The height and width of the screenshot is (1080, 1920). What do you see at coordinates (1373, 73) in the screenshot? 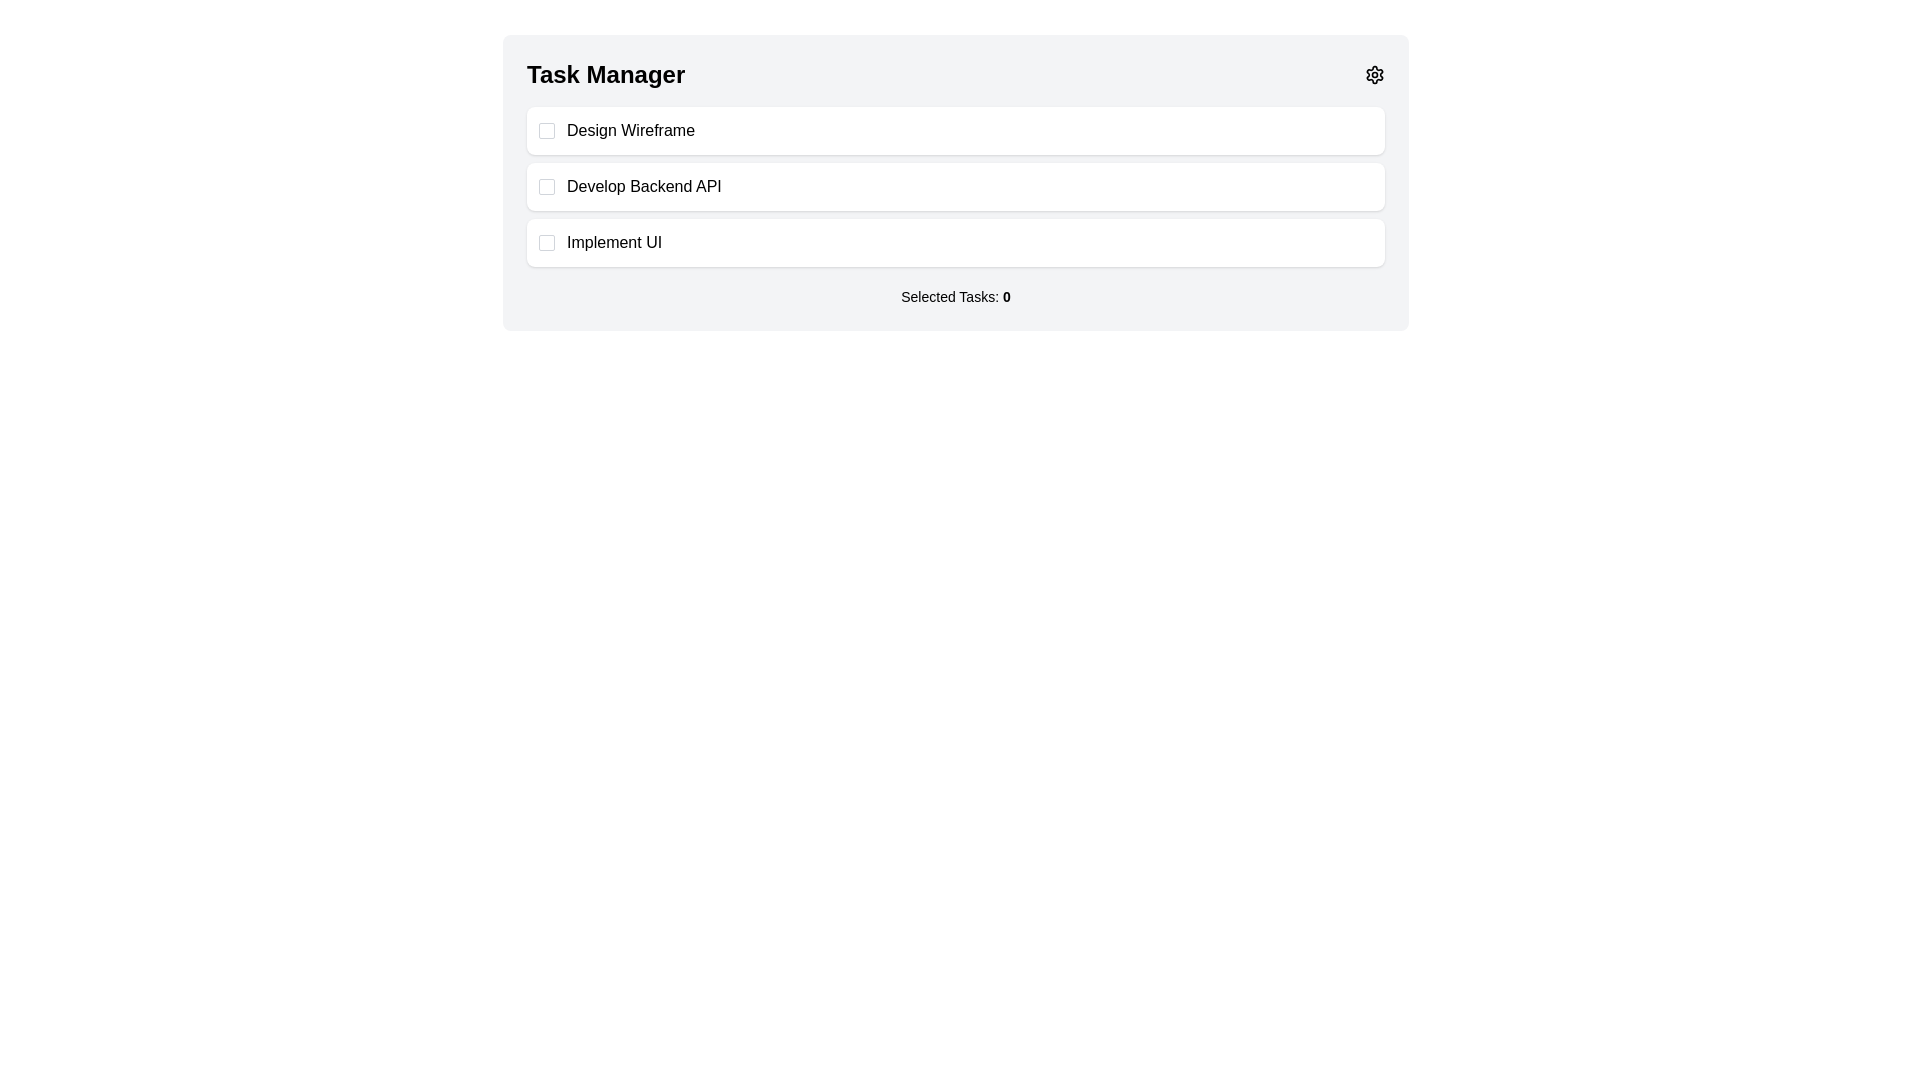
I see `the settings gear icon located at the top-right corner of the Task Manager panel` at bounding box center [1373, 73].